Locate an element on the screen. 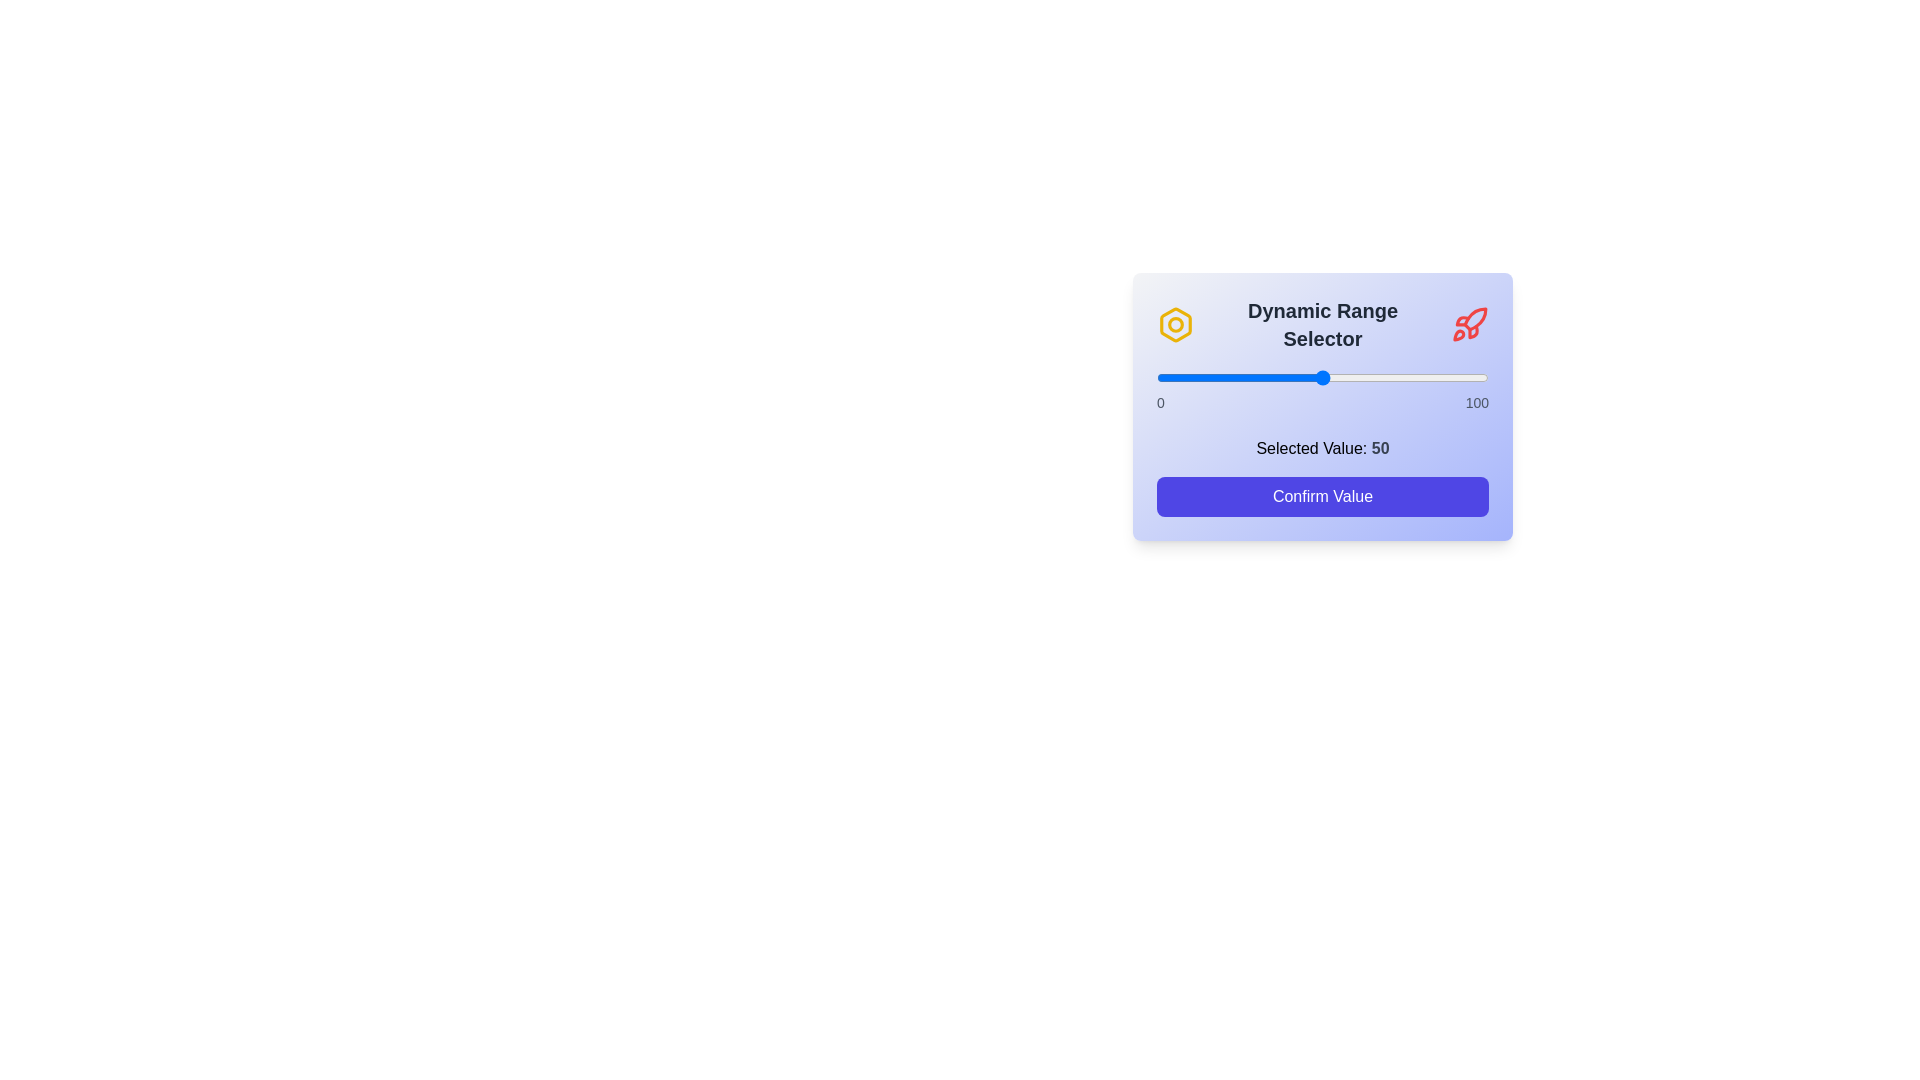 The width and height of the screenshot is (1920, 1080). the slider to set its value to 6 is located at coordinates (1176, 378).